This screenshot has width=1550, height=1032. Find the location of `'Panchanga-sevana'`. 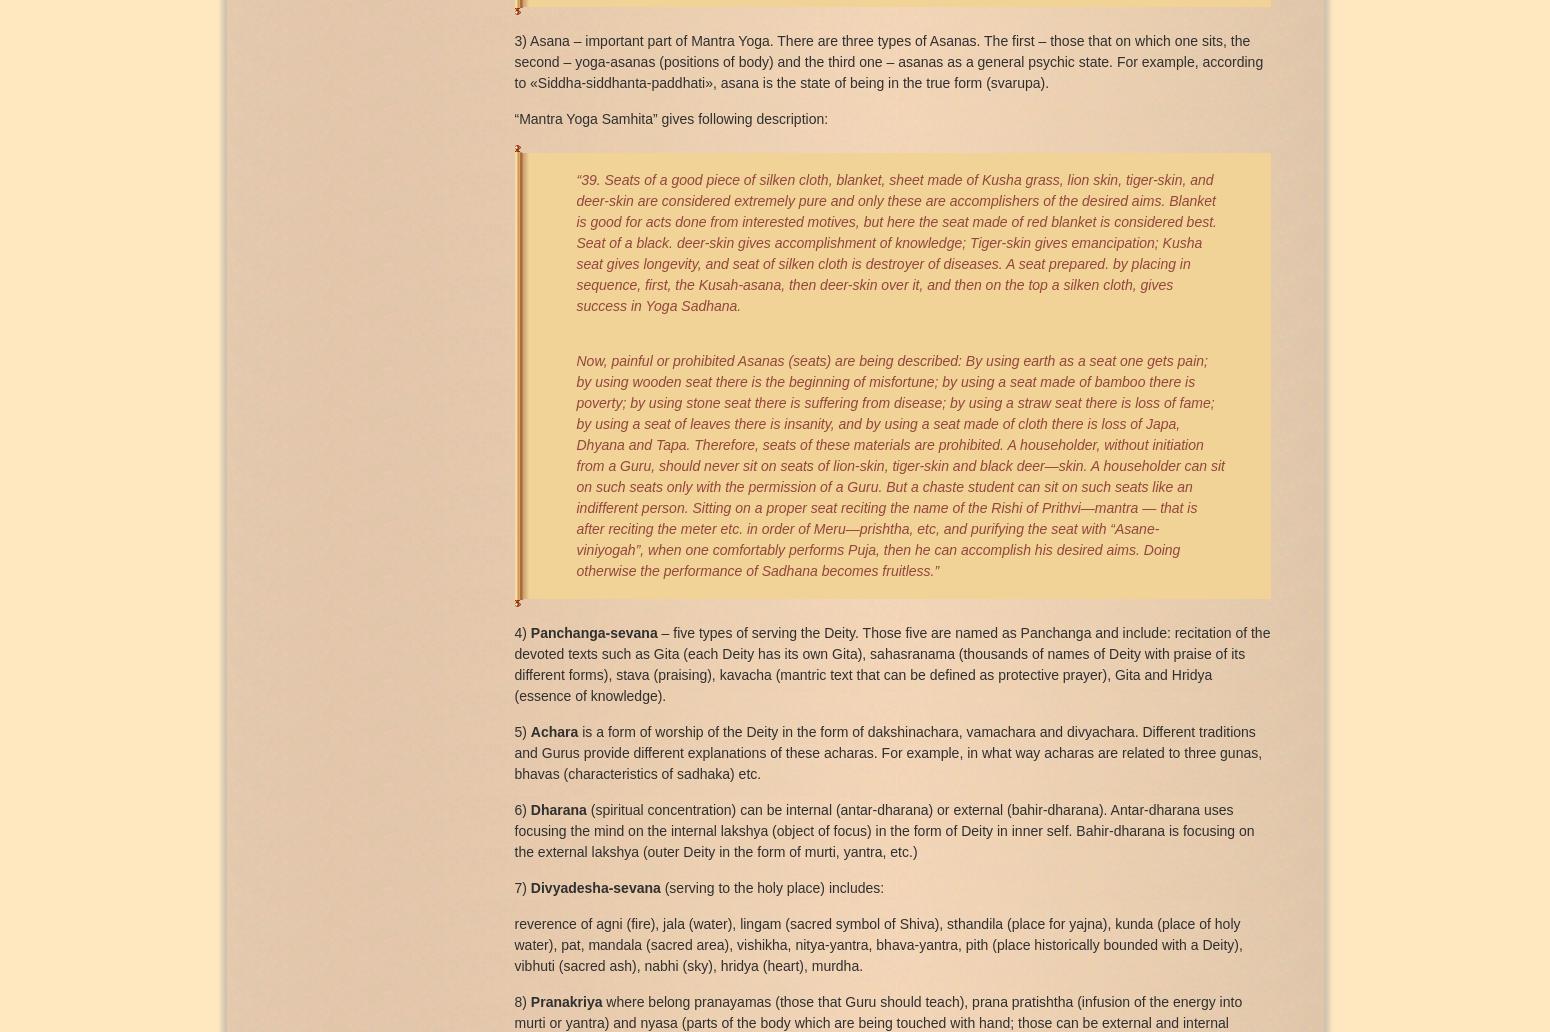

'Panchanga-sevana' is located at coordinates (593, 631).